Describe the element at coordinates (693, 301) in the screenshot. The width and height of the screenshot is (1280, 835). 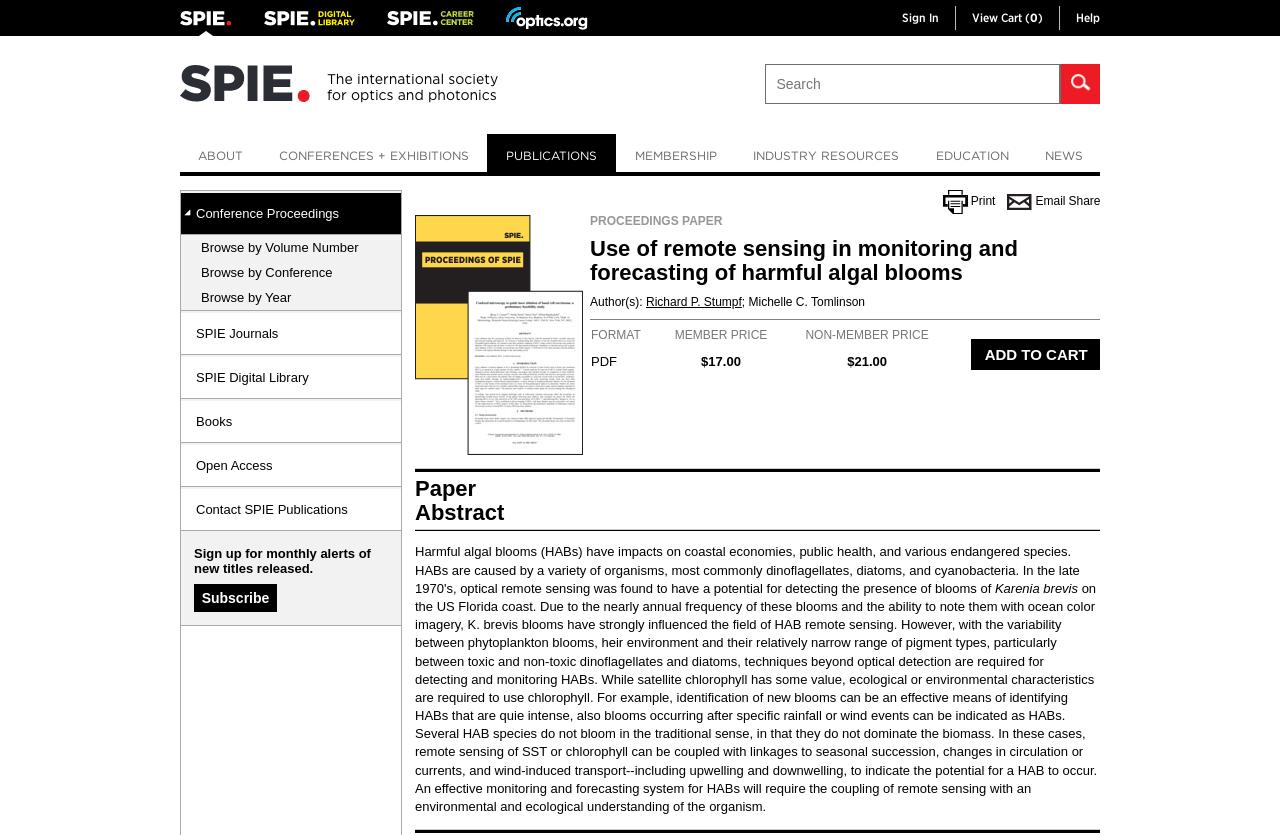
I see `'Richard P. Stumpf'` at that location.